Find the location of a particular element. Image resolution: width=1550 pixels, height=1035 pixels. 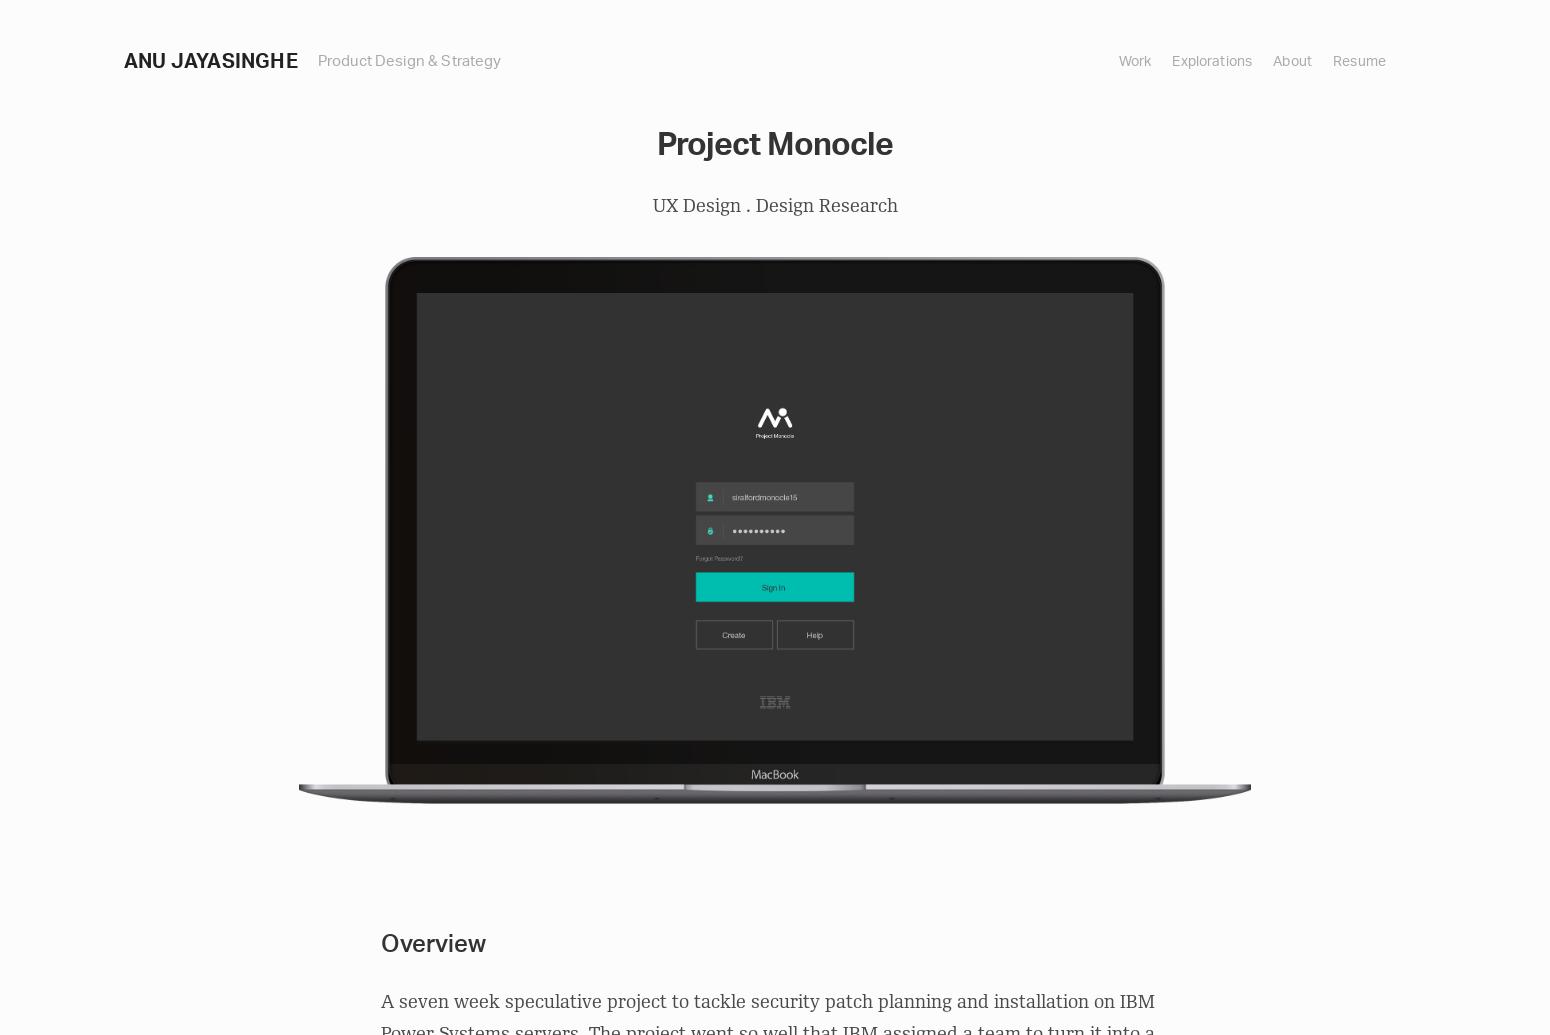

'Product Design & Strategy' is located at coordinates (409, 60).